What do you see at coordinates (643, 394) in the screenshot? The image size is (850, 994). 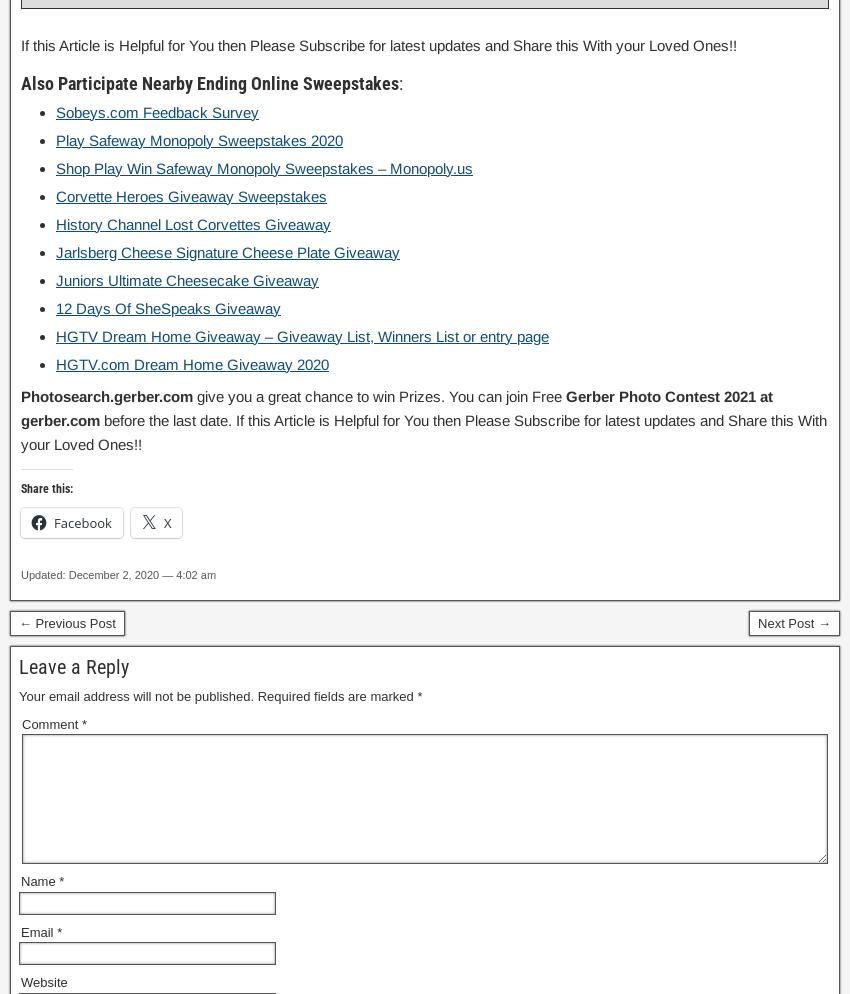 I see `'Gerber Photo Contest'` at bounding box center [643, 394].